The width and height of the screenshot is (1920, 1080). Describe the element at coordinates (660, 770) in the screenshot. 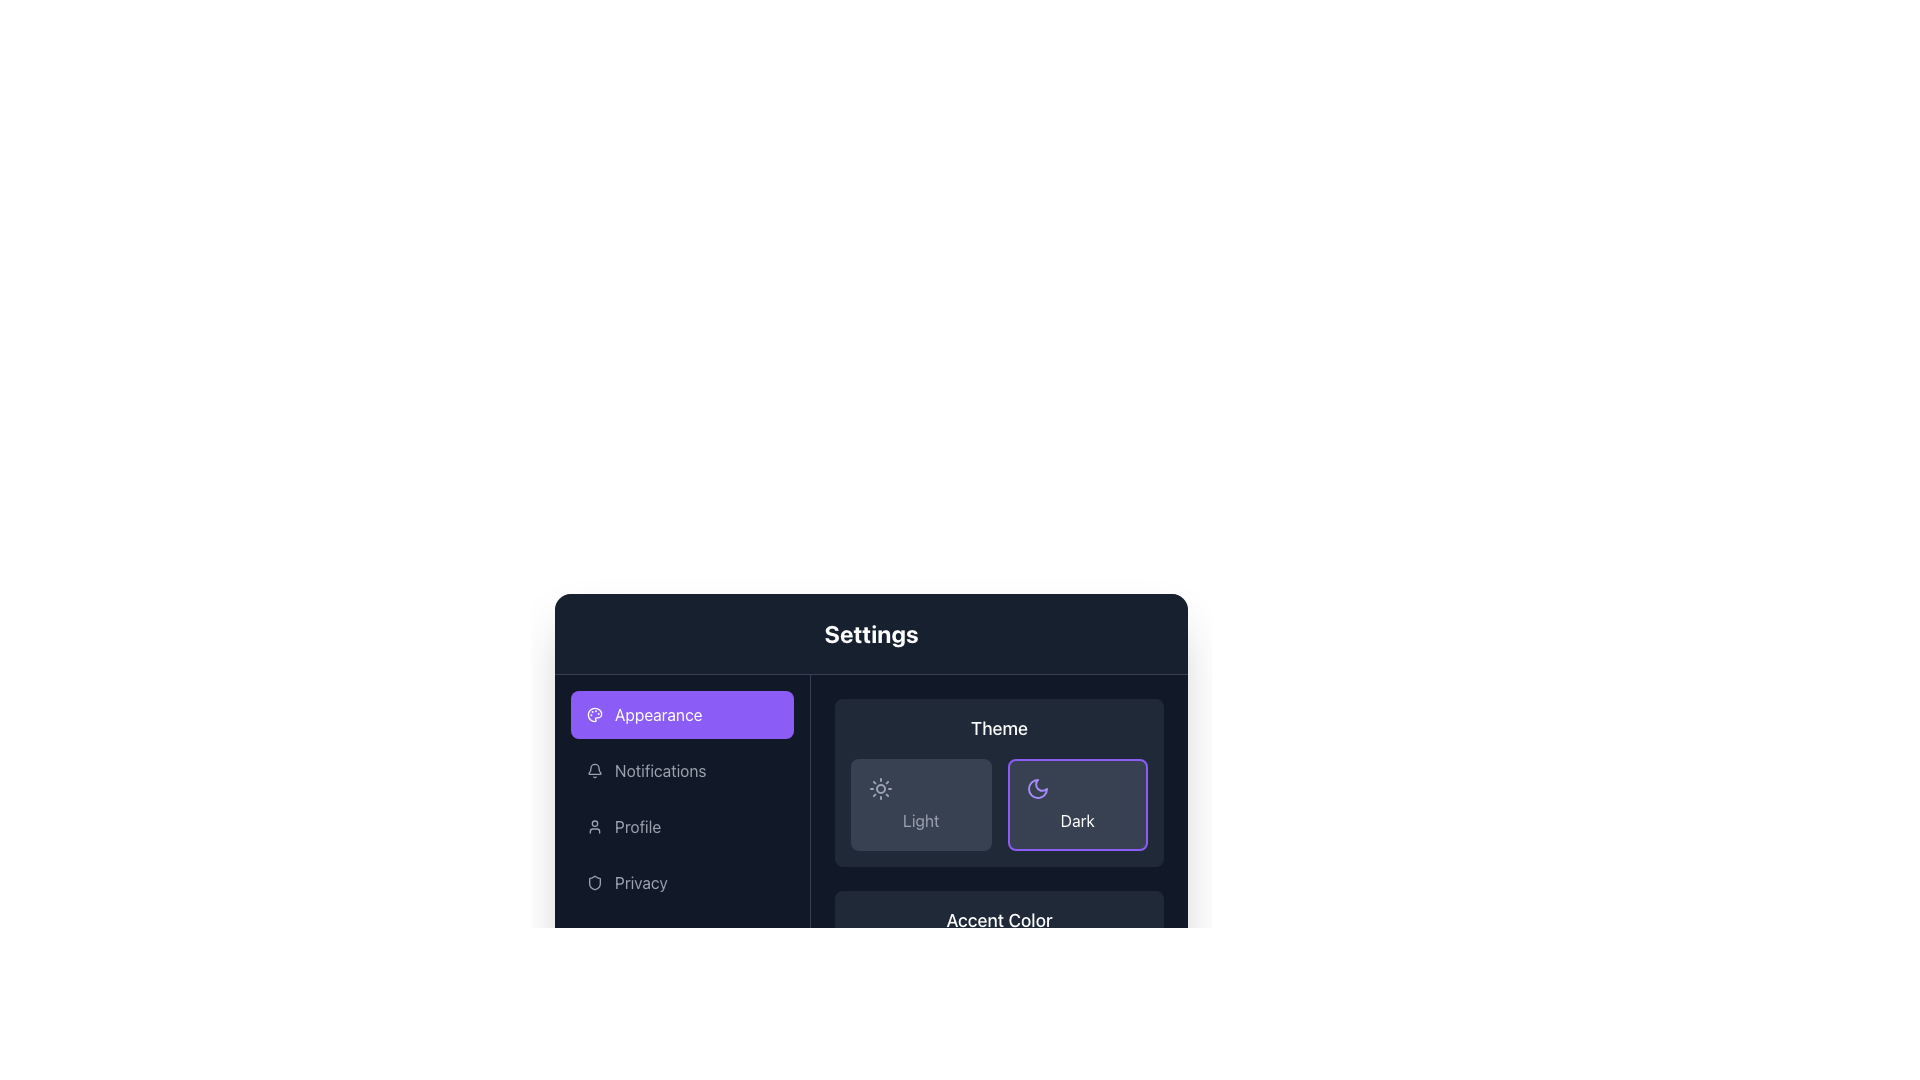

I see `text content of the 'Notifications' label, which is styled with a light gray font color on a dark background and positioned below the 'Appearance' section in the left menu panel` at that location.